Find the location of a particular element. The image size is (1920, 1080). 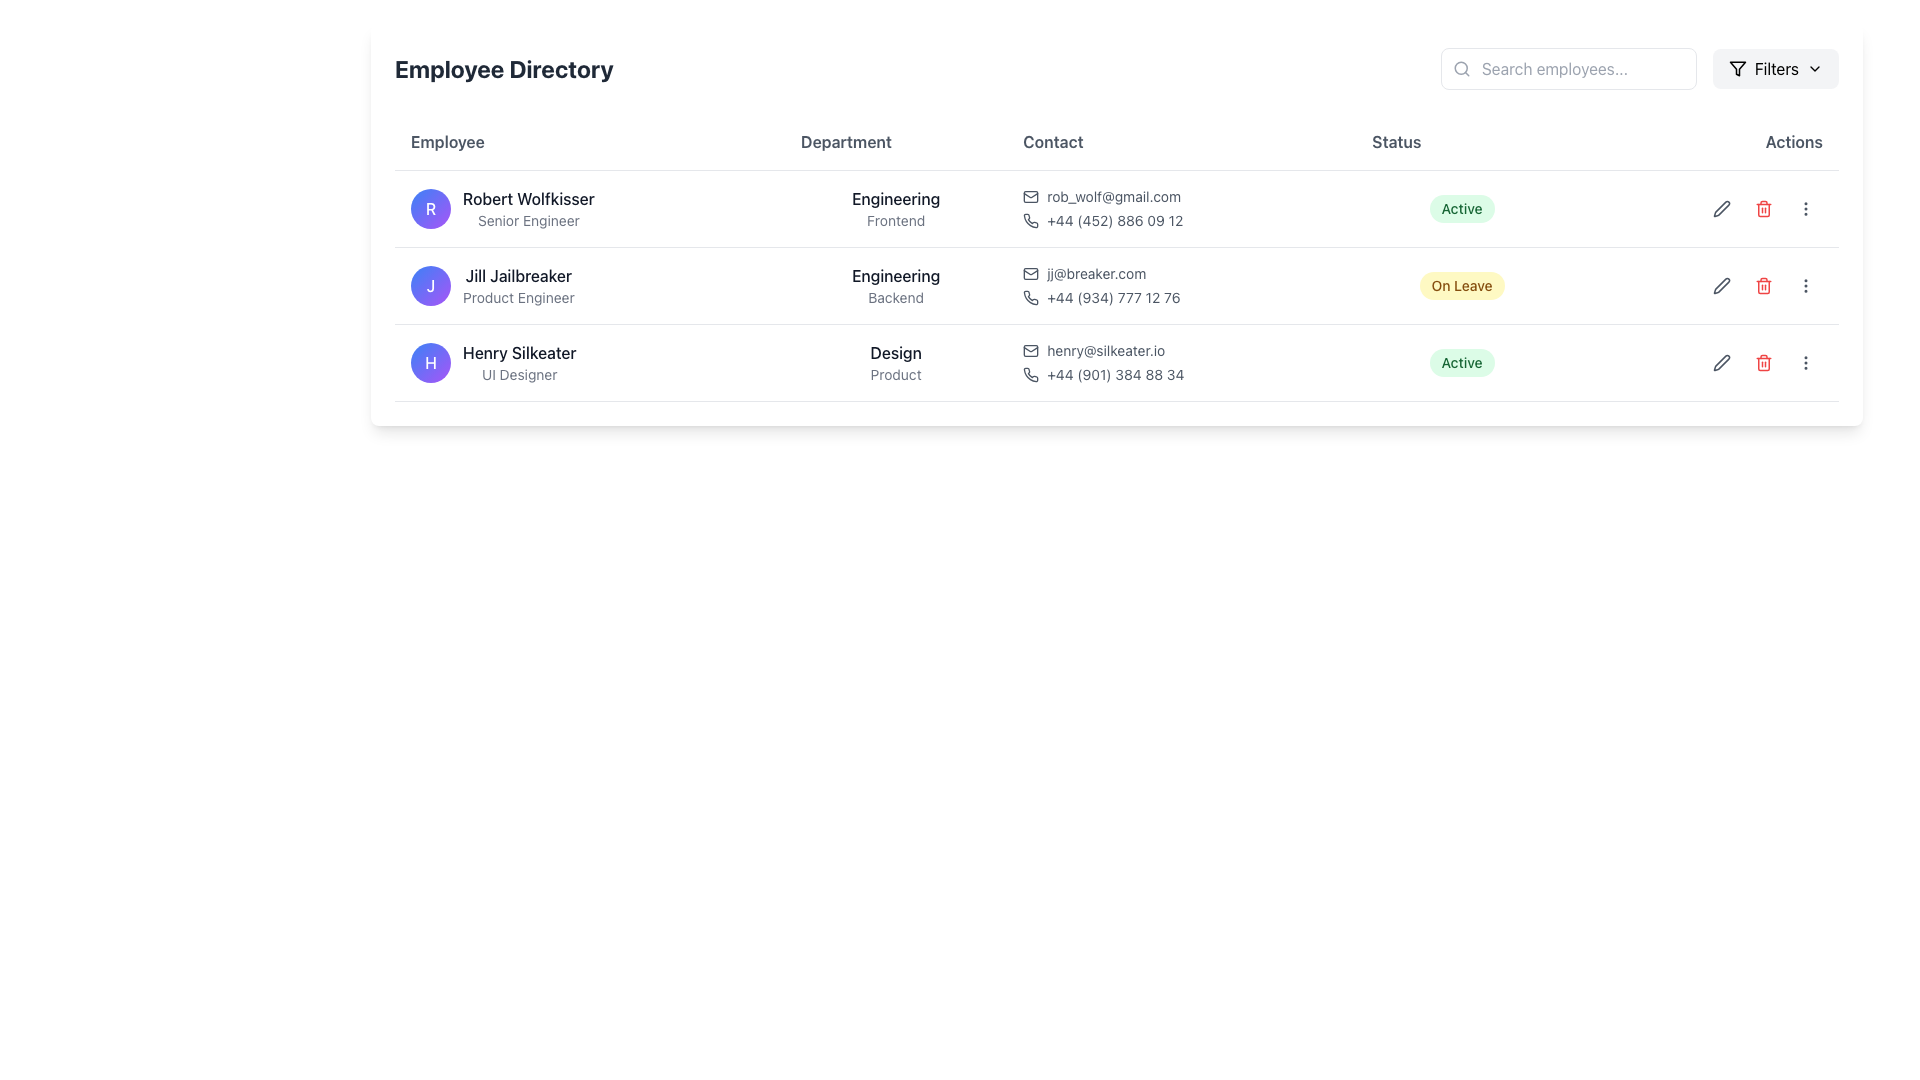

the email address 'rob_wolf@gmail.com' displayed in the 'Contact' column for 'Robert Wolfkisser', which is represented by a Text element with an envelope icon is located at coordinates (1181, 196).